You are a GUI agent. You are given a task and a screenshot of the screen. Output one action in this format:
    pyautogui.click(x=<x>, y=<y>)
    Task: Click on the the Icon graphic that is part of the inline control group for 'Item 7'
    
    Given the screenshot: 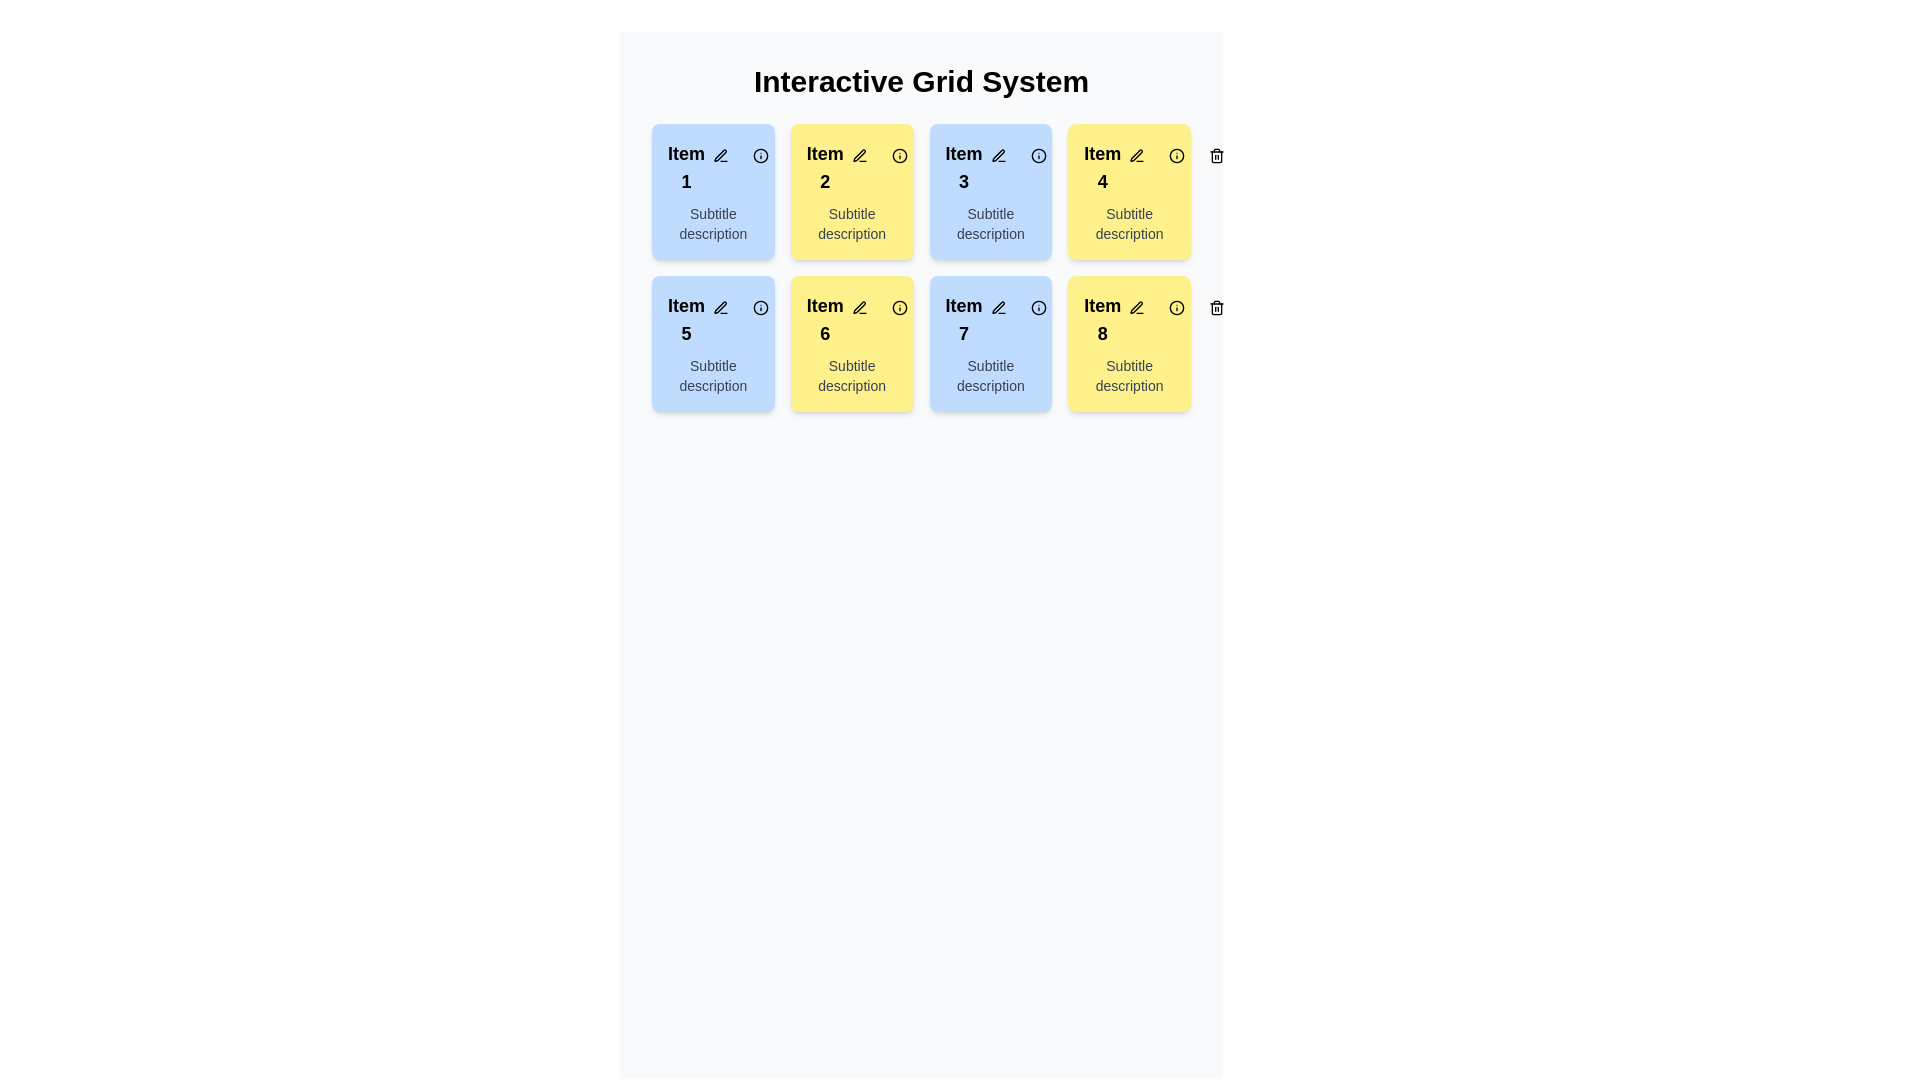 What is the action you would take?
    pyautogui.click(x=998, y=307)
    